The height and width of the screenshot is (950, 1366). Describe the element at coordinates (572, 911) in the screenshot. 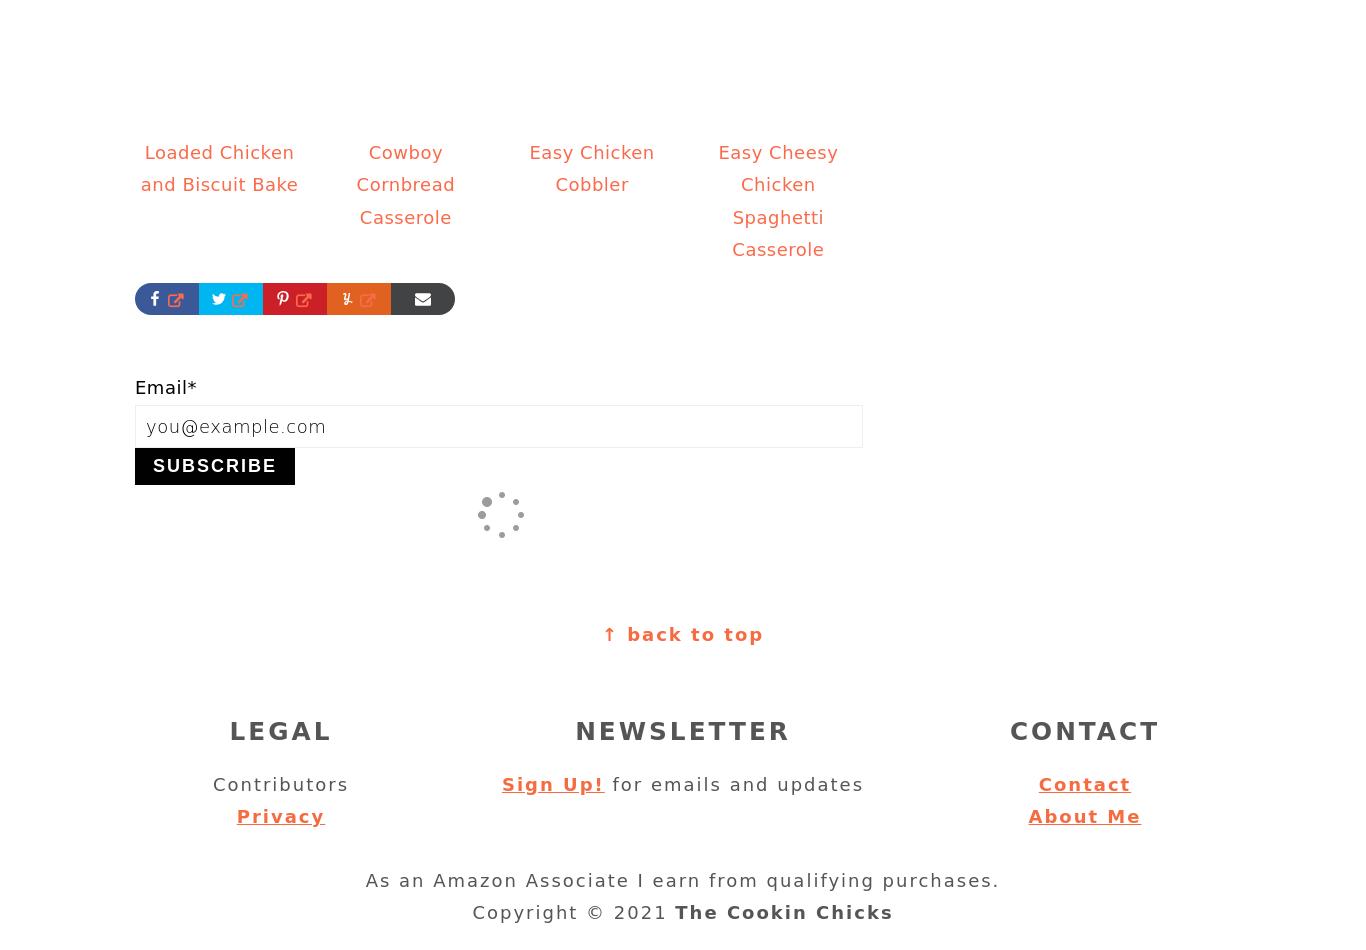

I see `'Copyright © 2021'` at that location.